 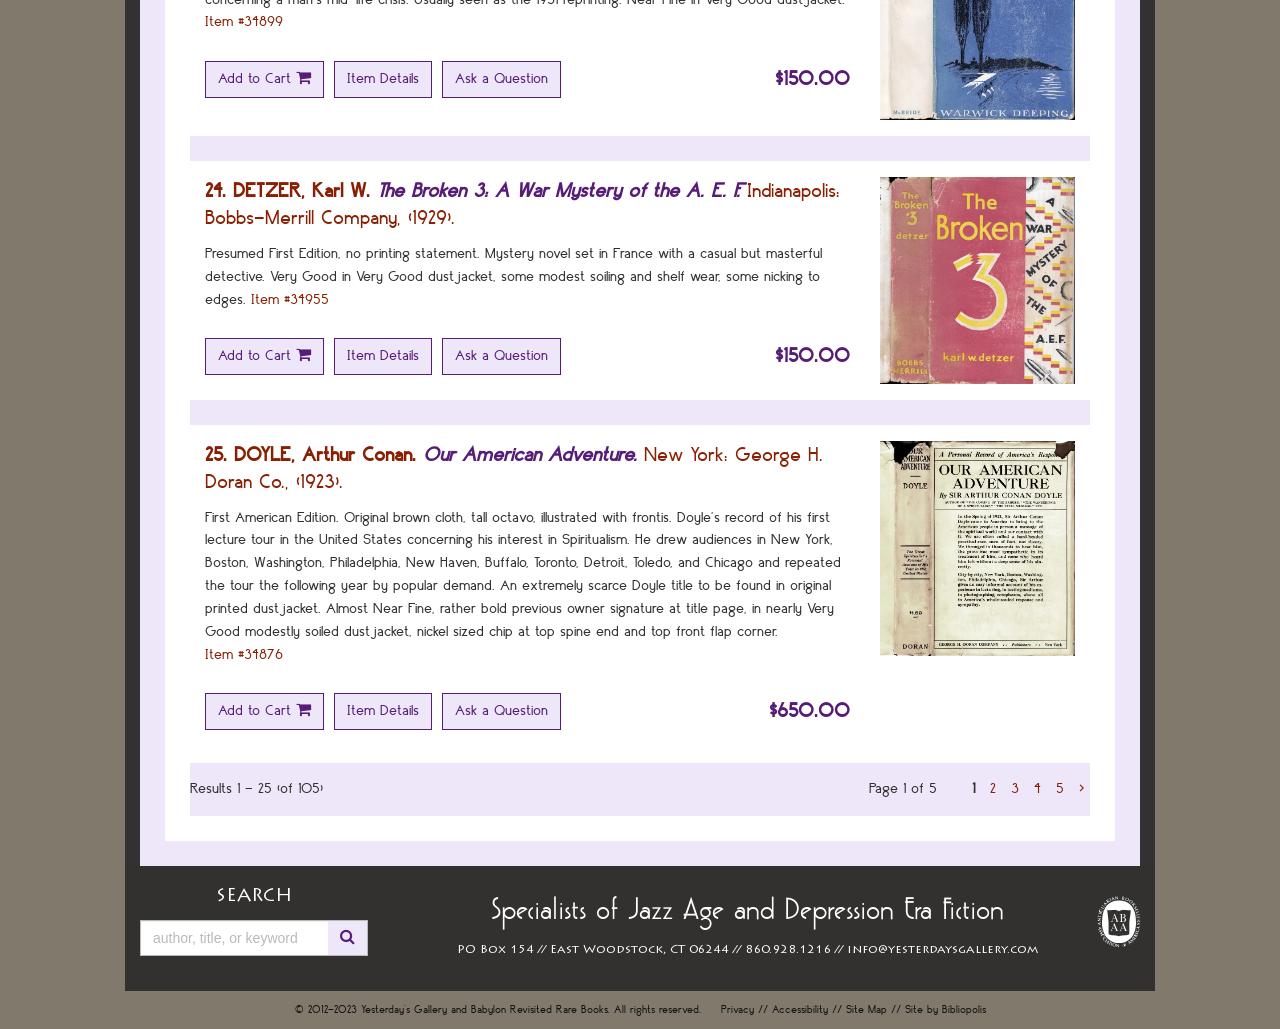 What do you see at coordinates (300, 189) in the screenshot?
I see `'DETZER, Karl W.'` at bounding box center [300, 189].